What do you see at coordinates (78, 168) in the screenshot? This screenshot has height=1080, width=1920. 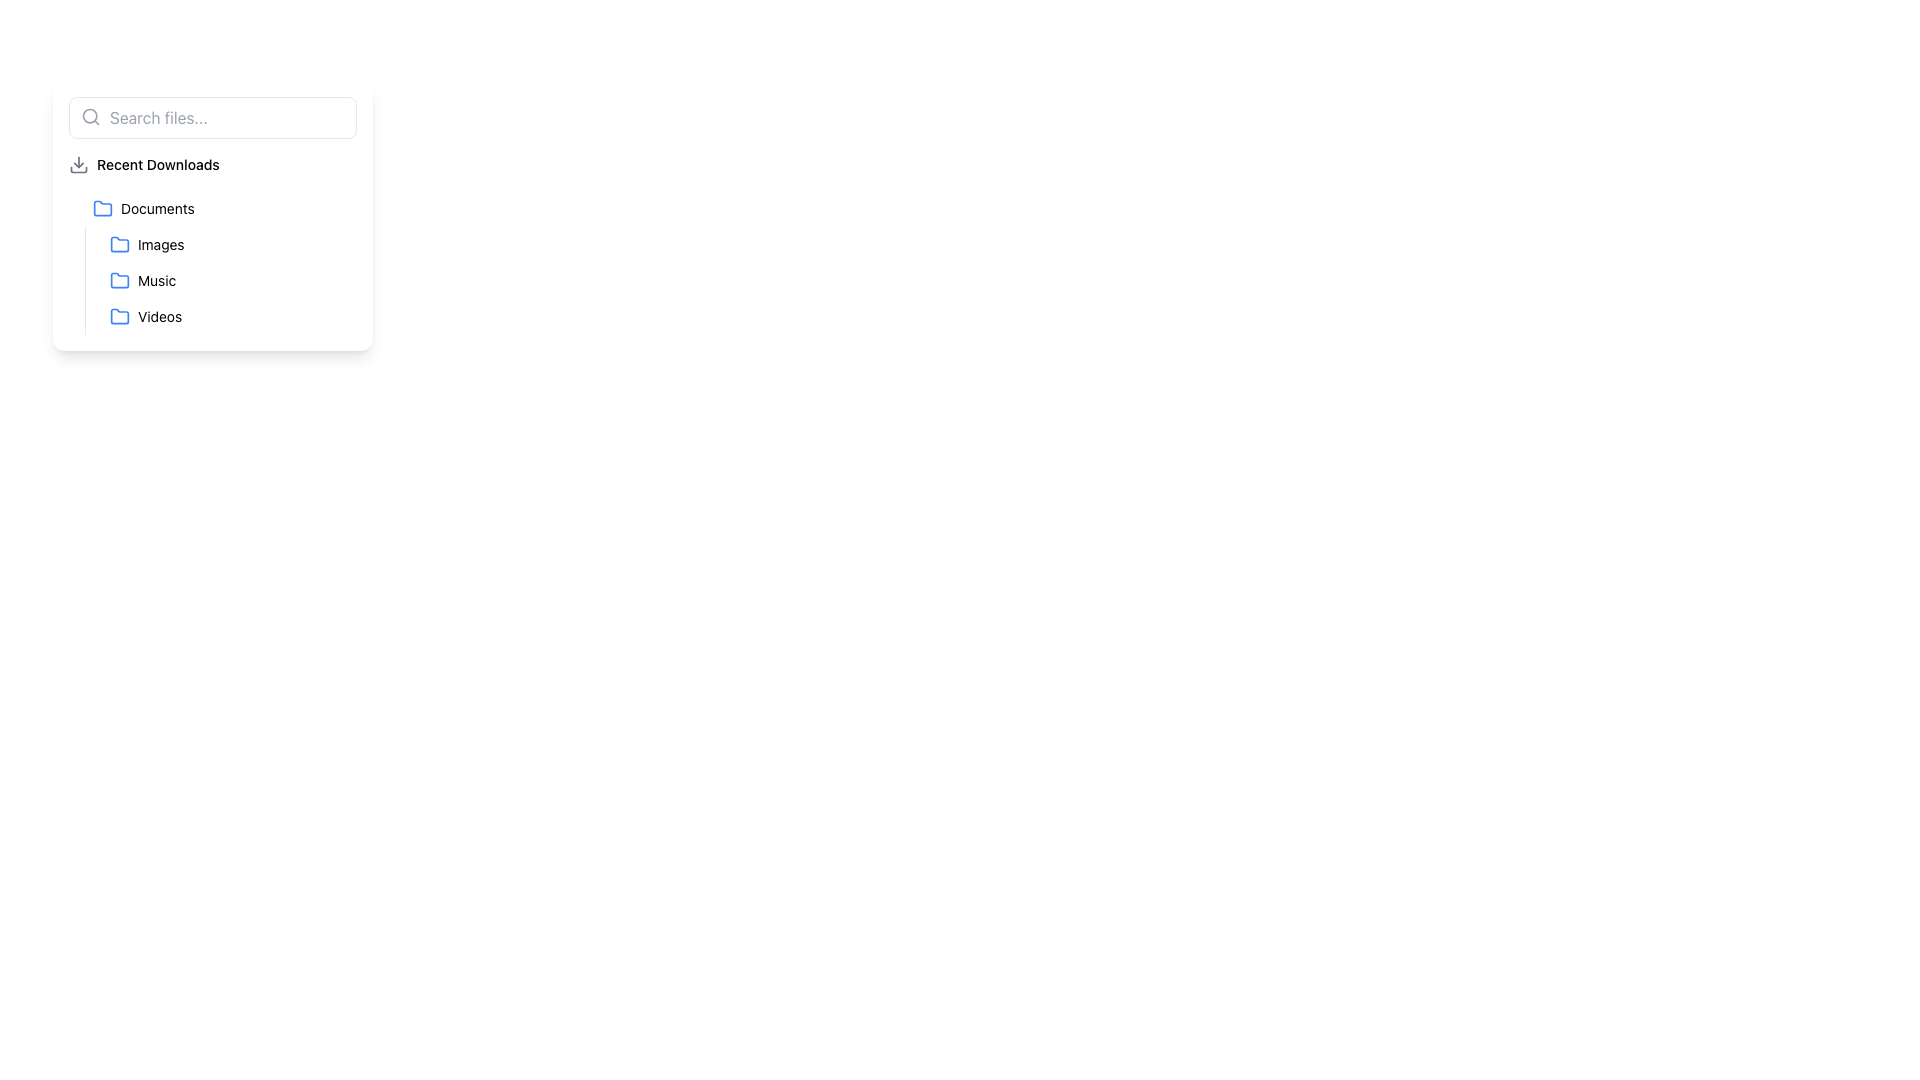 I see `bottom rectangular section of the download icon located next to the 'Recent Downloads' label in the left sidebar for analysis` at bounding box center [78, 168].